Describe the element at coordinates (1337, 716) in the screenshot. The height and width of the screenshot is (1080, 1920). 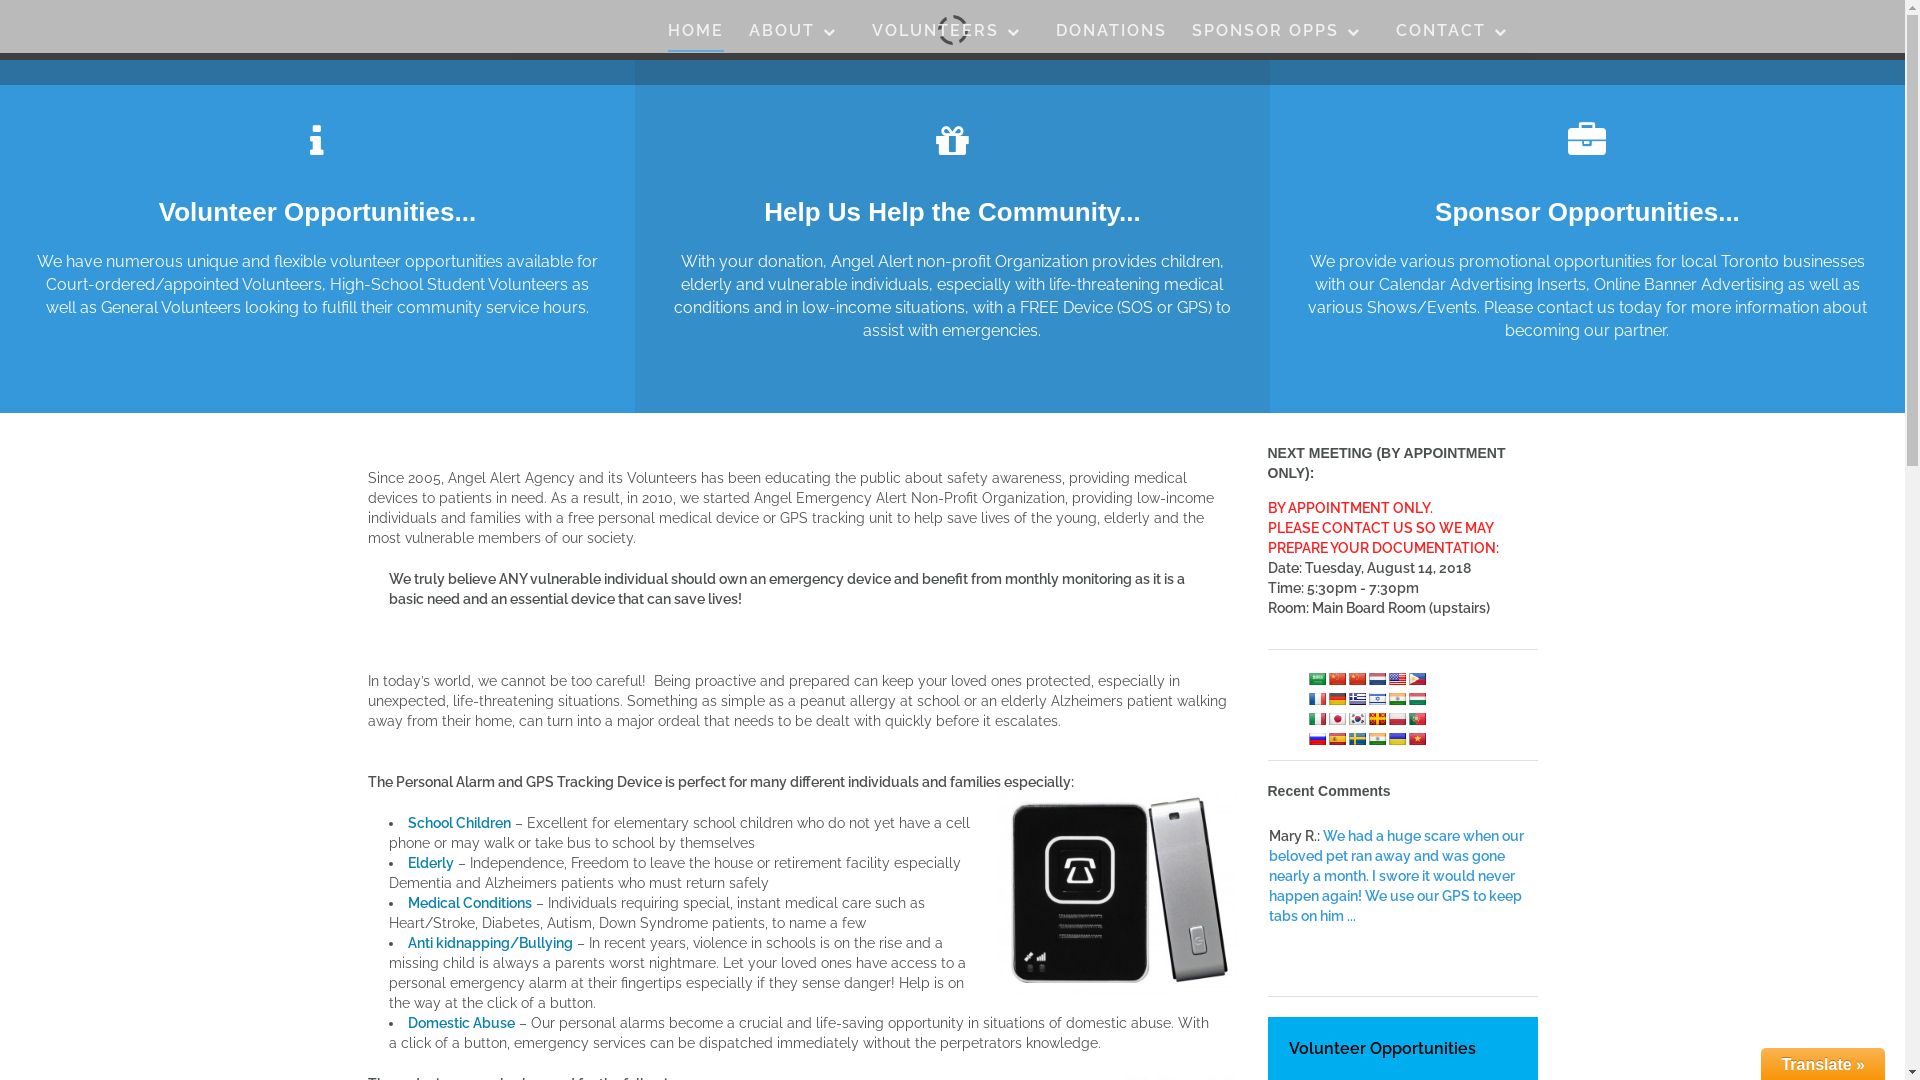
I see `'Japanese'` at that location.